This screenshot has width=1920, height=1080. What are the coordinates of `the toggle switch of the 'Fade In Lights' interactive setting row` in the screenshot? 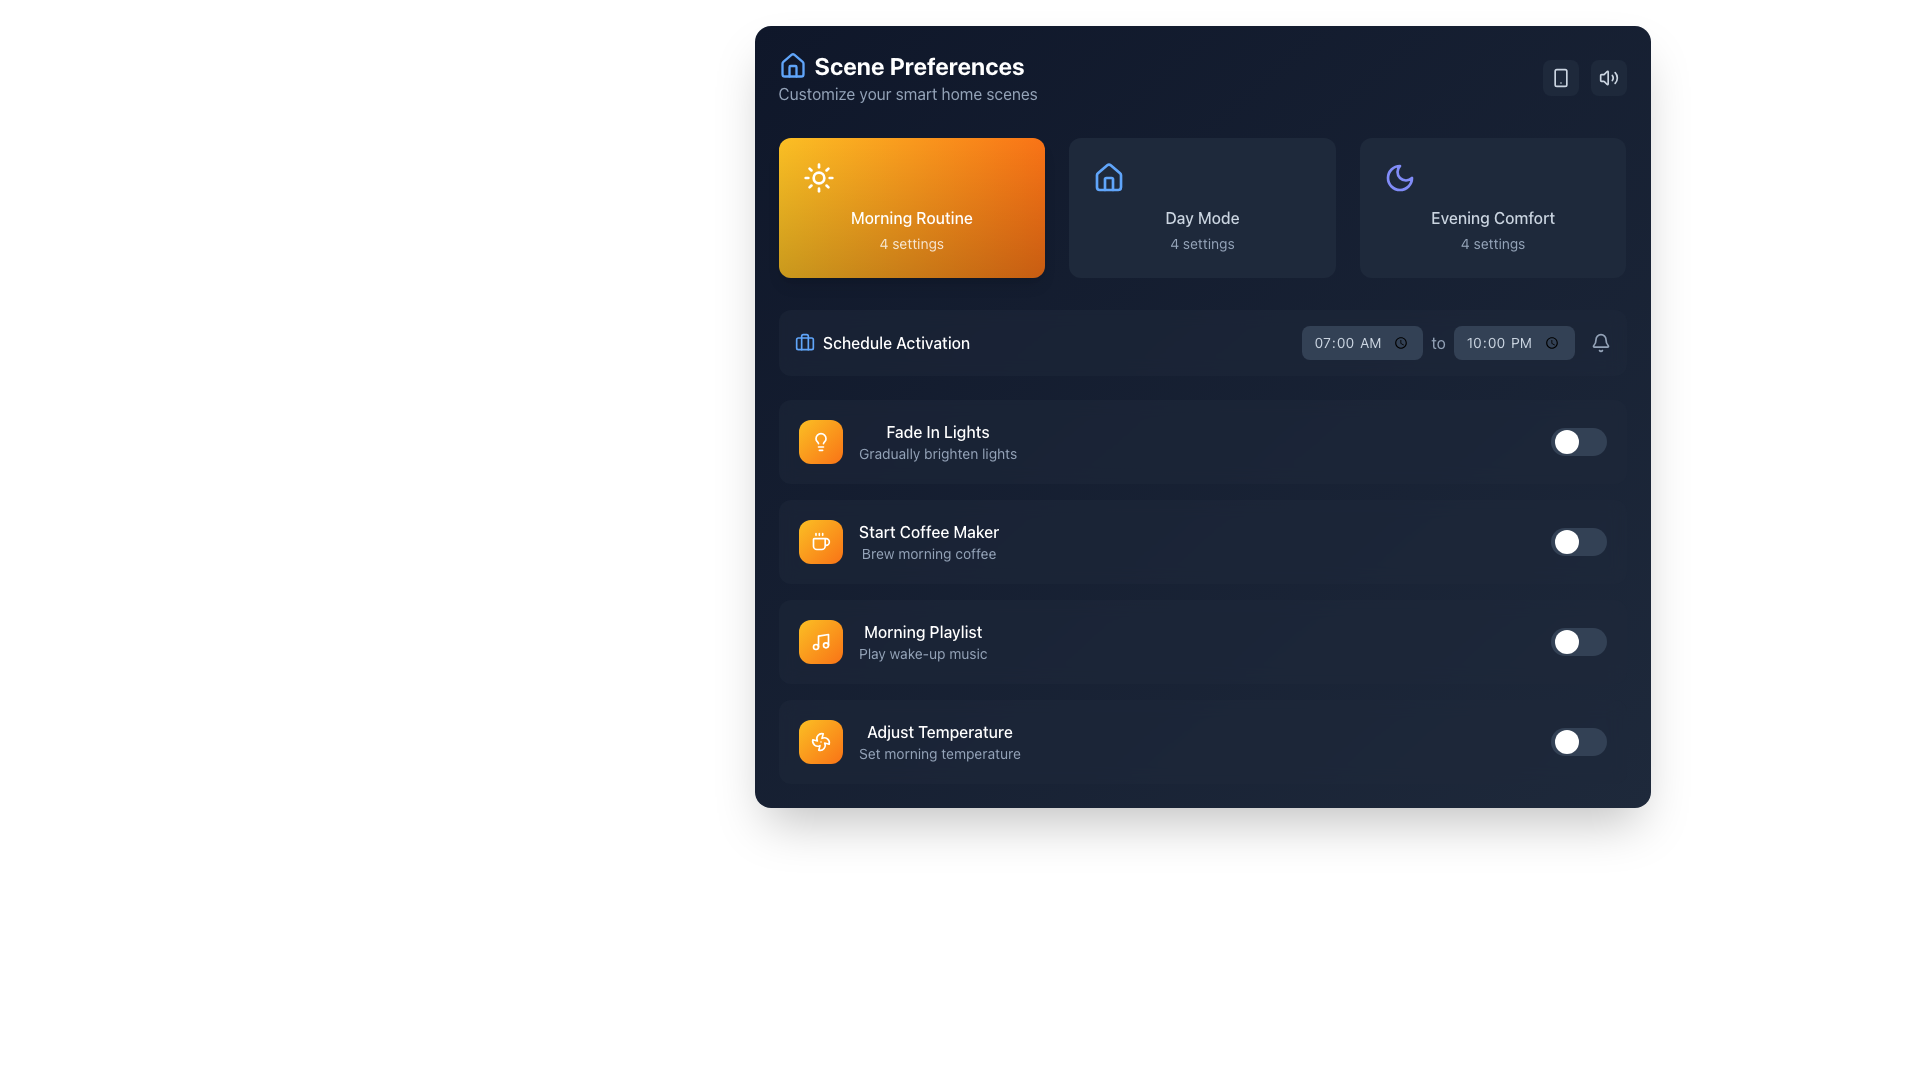 It's located at (1201, 441).